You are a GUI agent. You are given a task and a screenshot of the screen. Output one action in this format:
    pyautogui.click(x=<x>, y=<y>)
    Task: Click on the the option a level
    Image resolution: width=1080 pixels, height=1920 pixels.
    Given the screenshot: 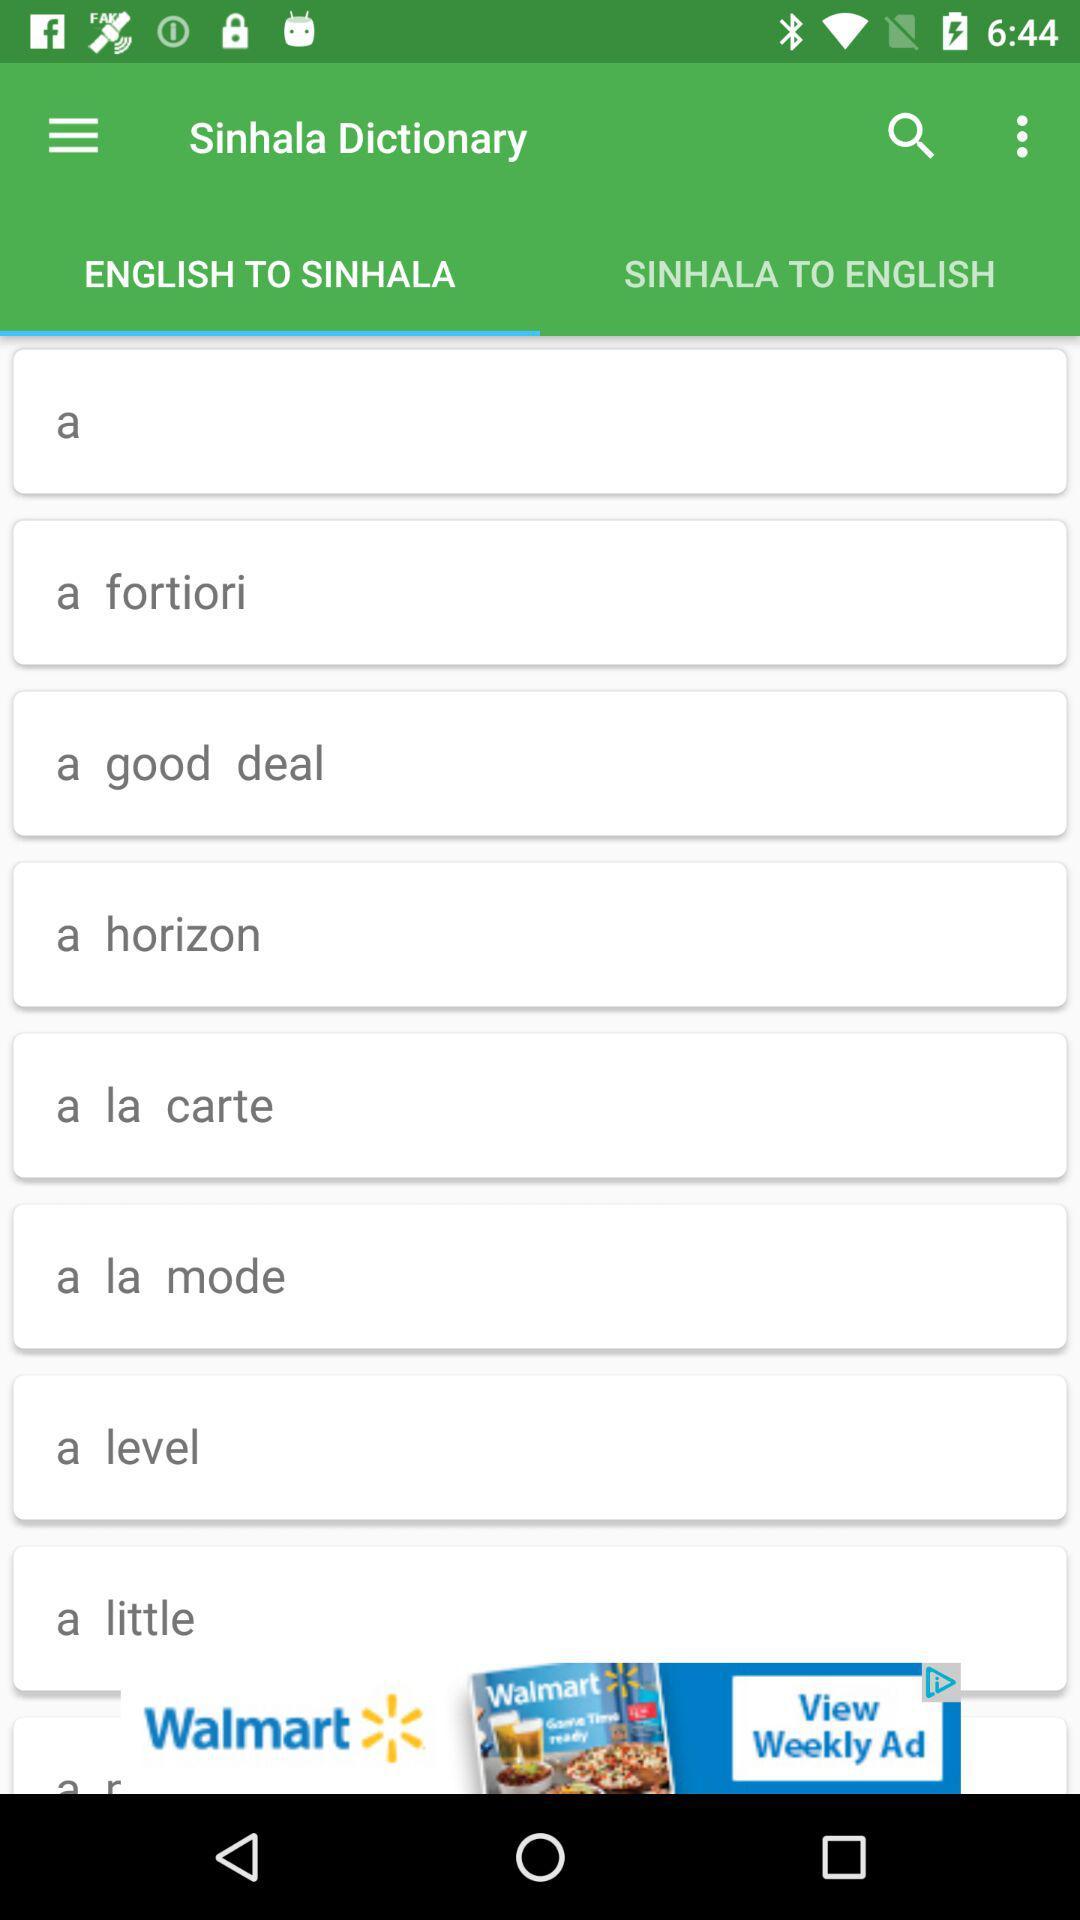 What is the action you would take?
    pyautogui.click(x=540, y=1448)
    